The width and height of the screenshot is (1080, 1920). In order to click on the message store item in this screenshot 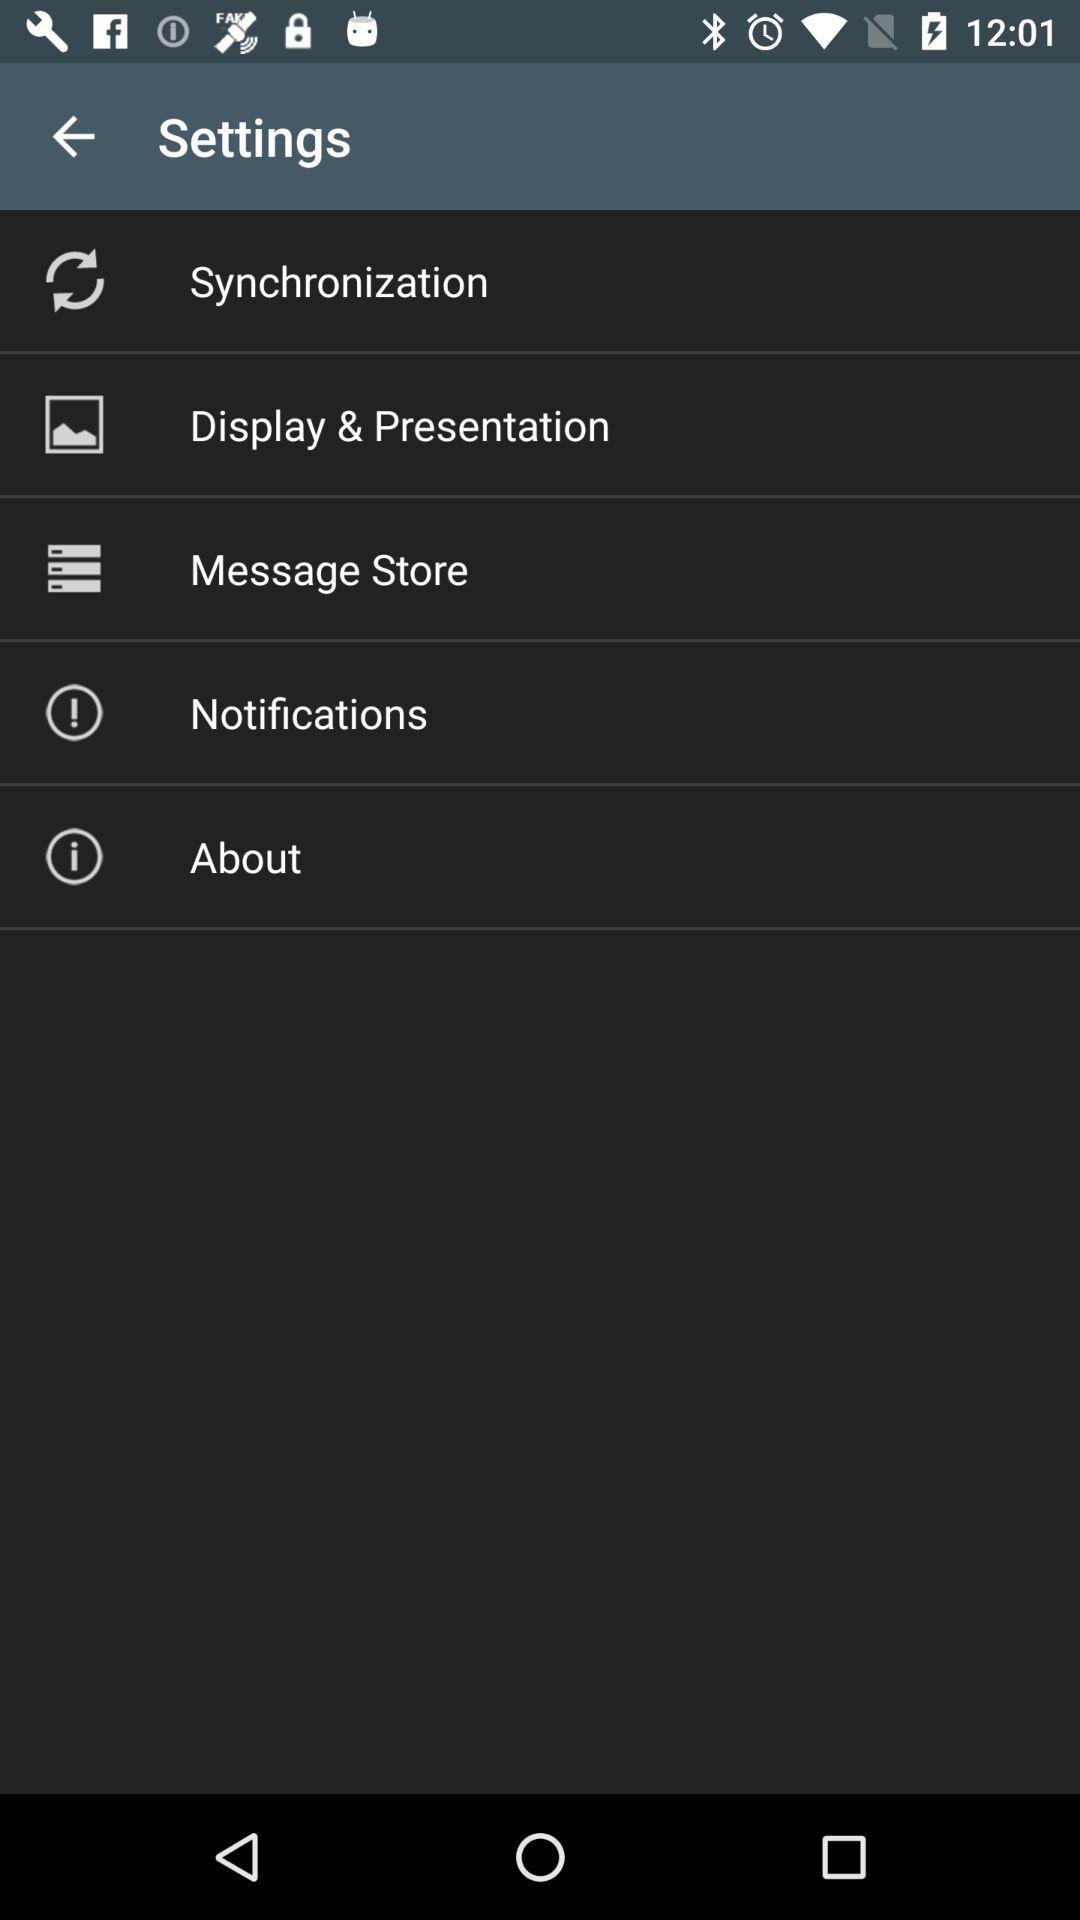, I will do `click(328, 567)`.